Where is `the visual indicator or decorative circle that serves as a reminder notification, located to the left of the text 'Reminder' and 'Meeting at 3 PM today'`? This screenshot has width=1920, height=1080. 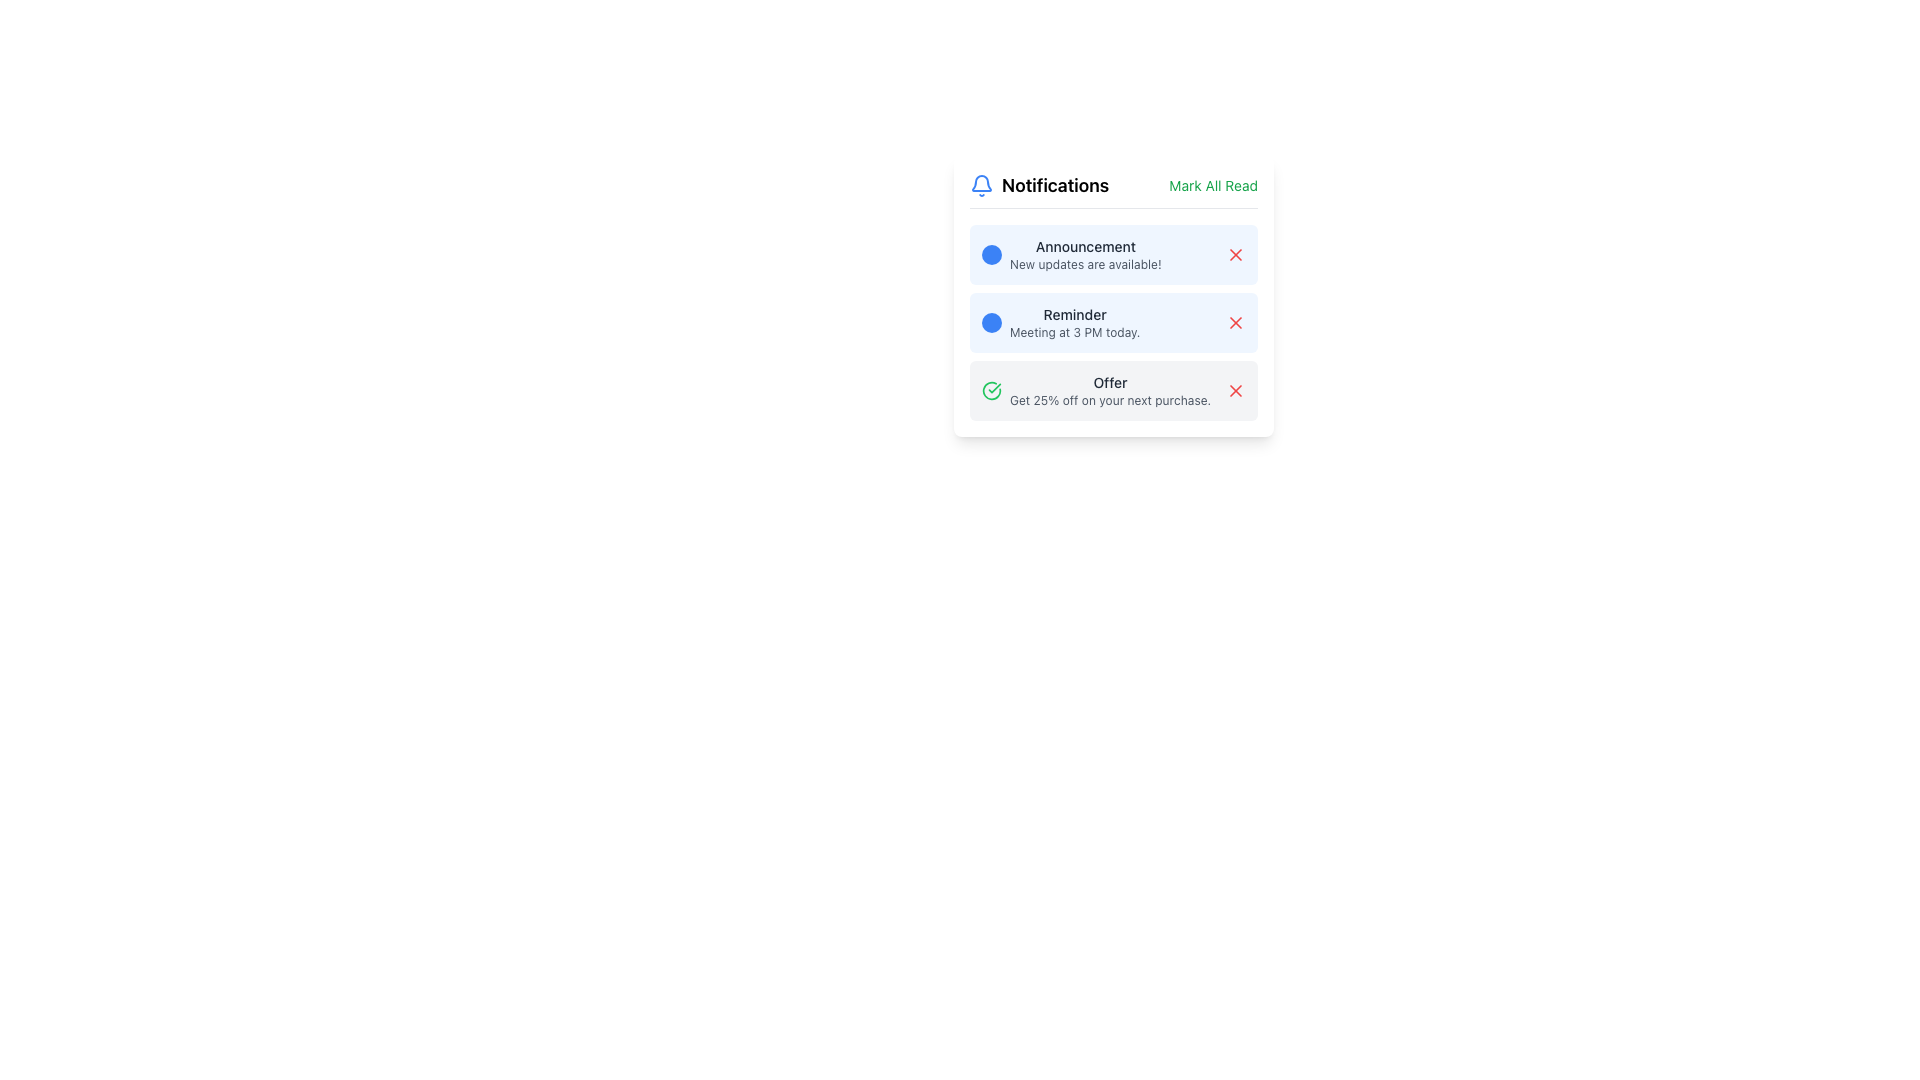 the visual indicator or decorative circle that serves as a reminder notification, located to the left of the text 'Reminder' and 'Meeting at 3 PM today' is located at coordinates (992, 322).